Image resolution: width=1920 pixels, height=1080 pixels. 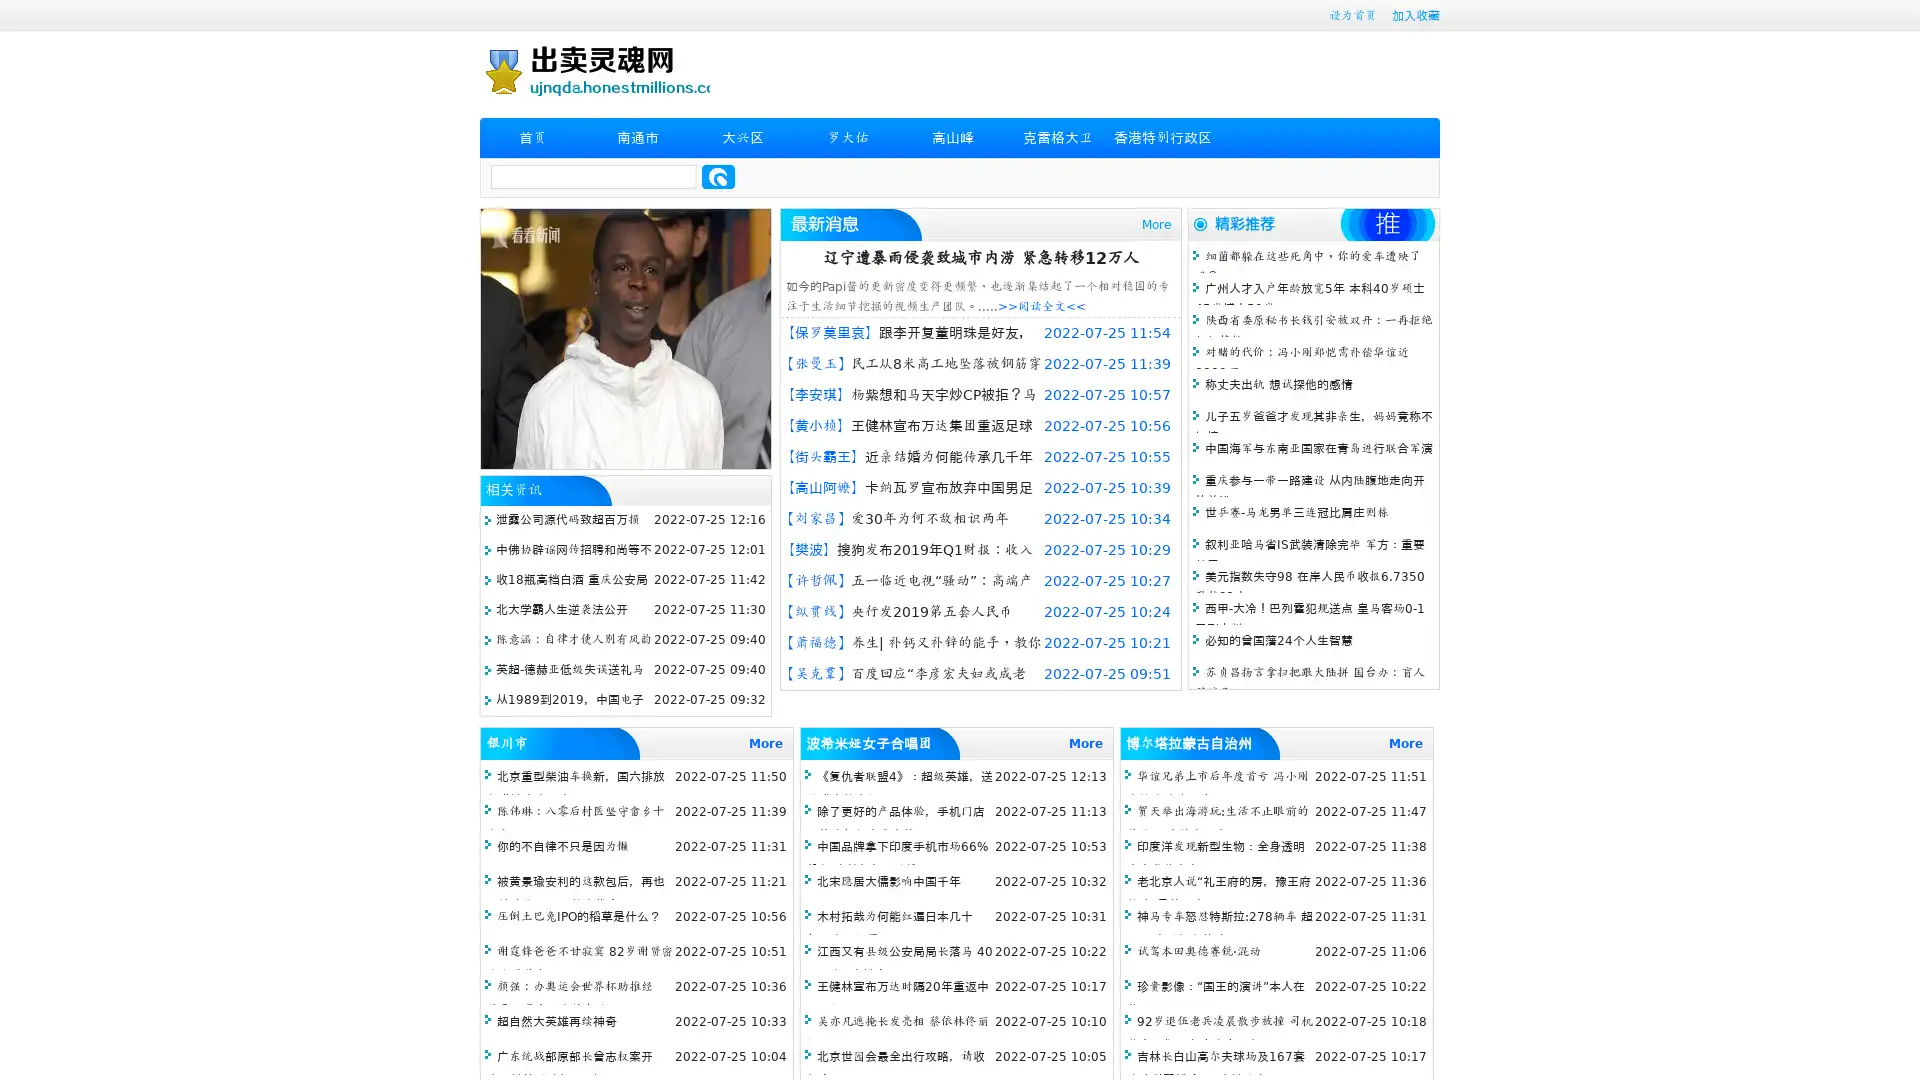 What do you see at coordinates (718, 176) in the screenshot?
I see `Search` at bounding box center [718, 176].